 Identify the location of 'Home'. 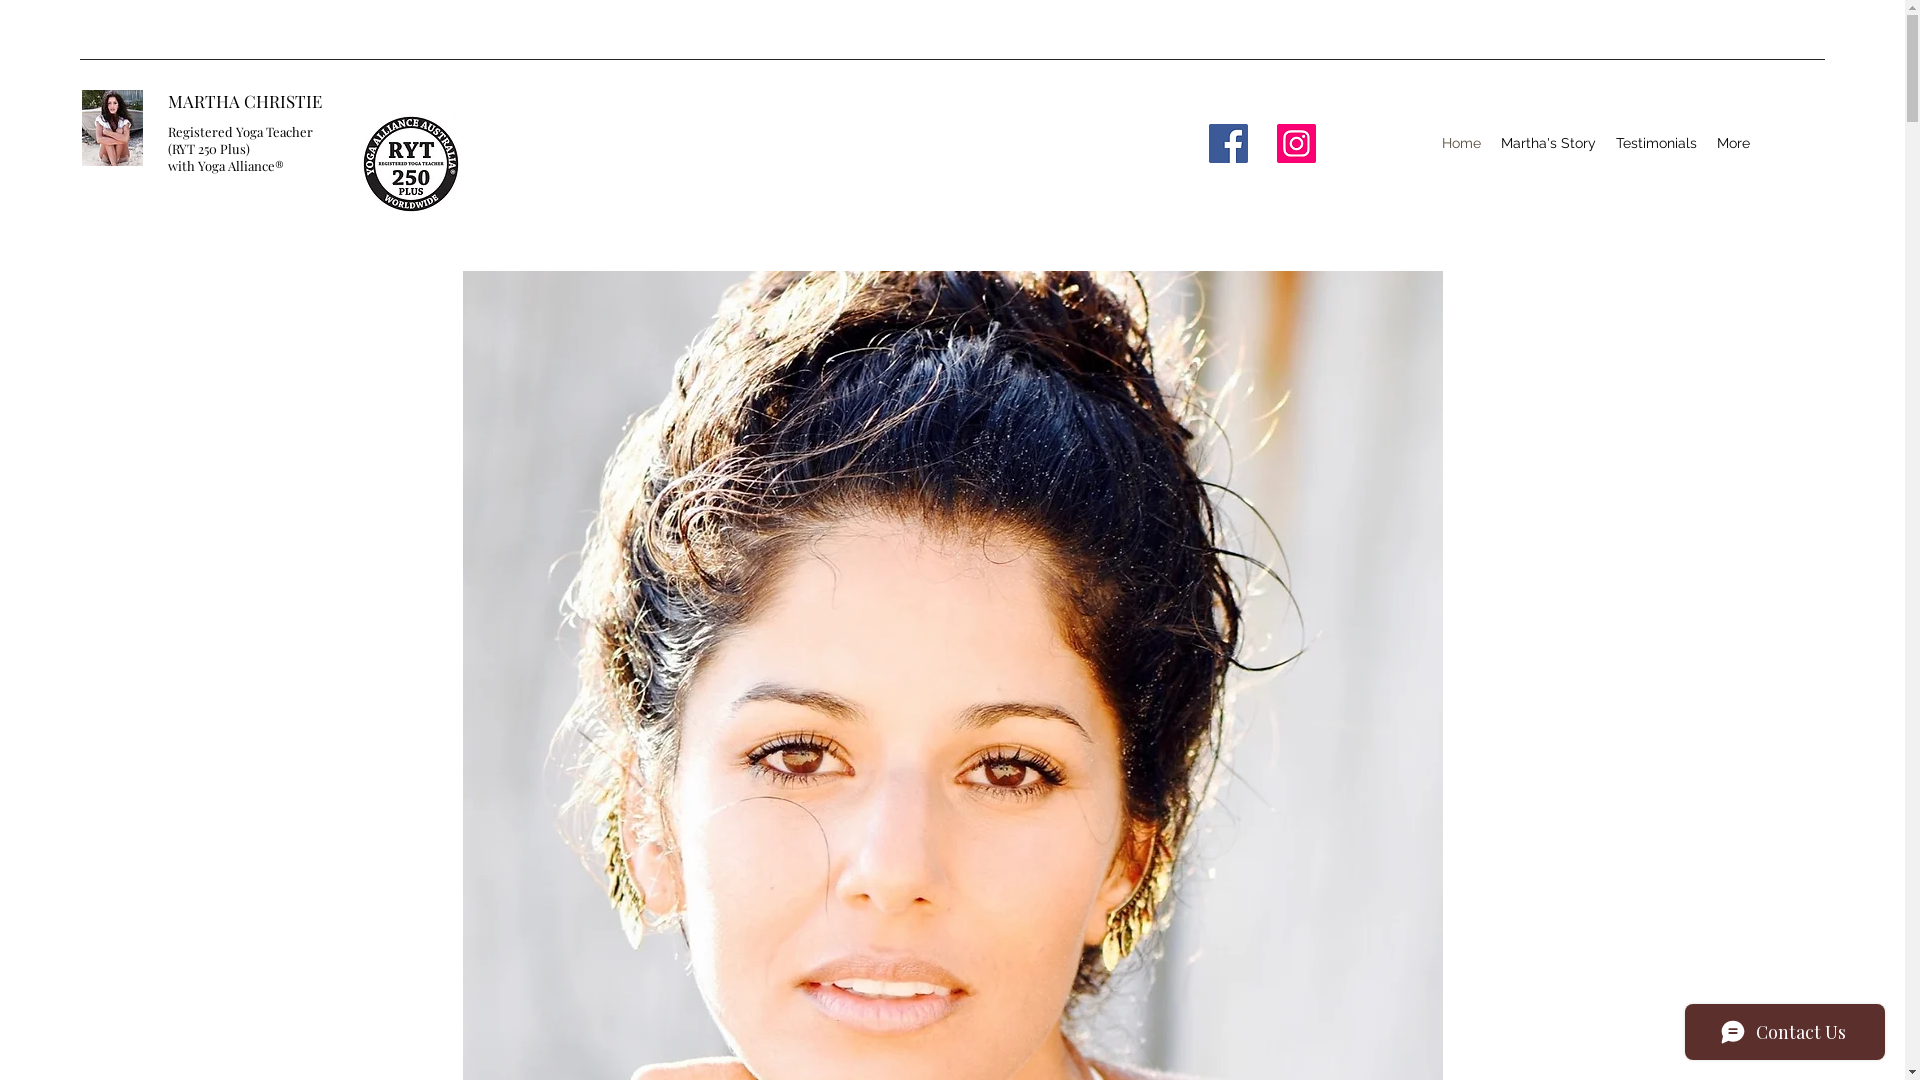
(1461, 142).